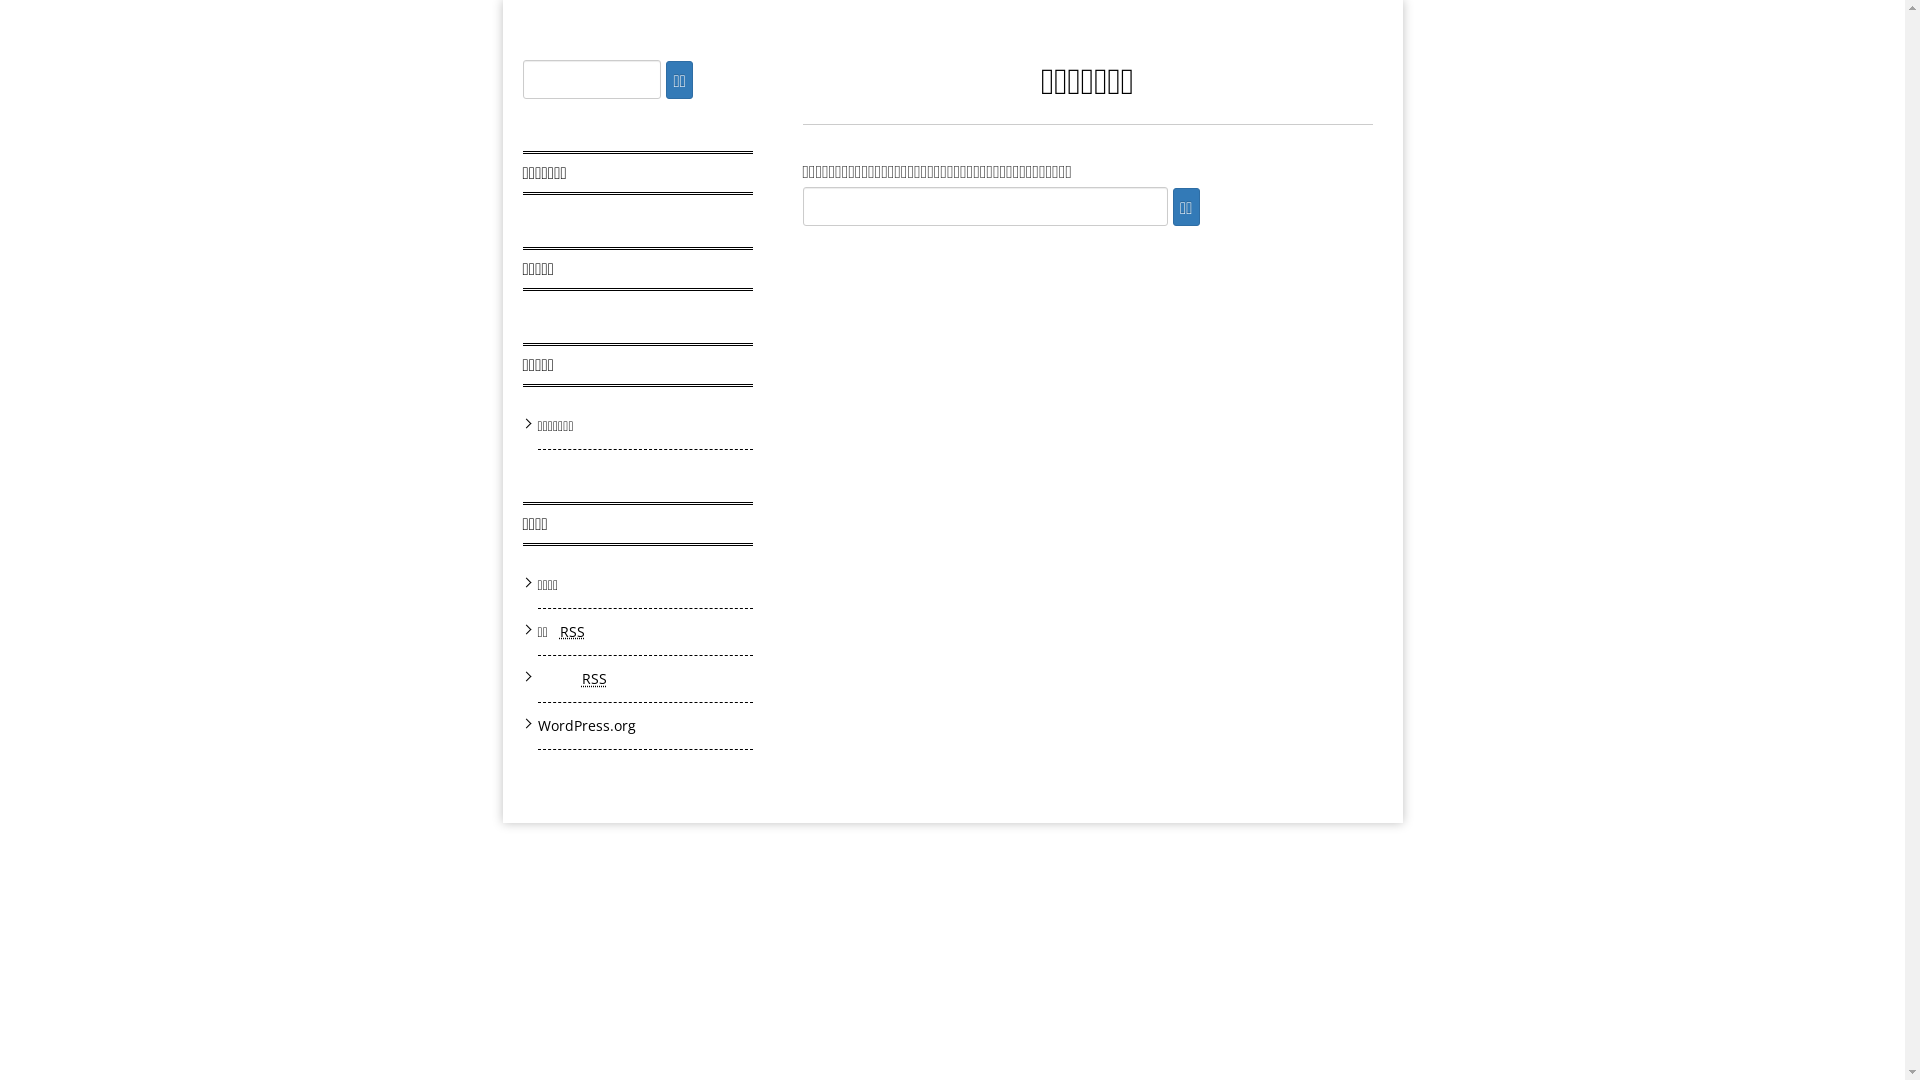  What do you see at coordinates (537, 725) in the screenshot?
I see `'WordPress.org'` at bounding box center [537, 725].